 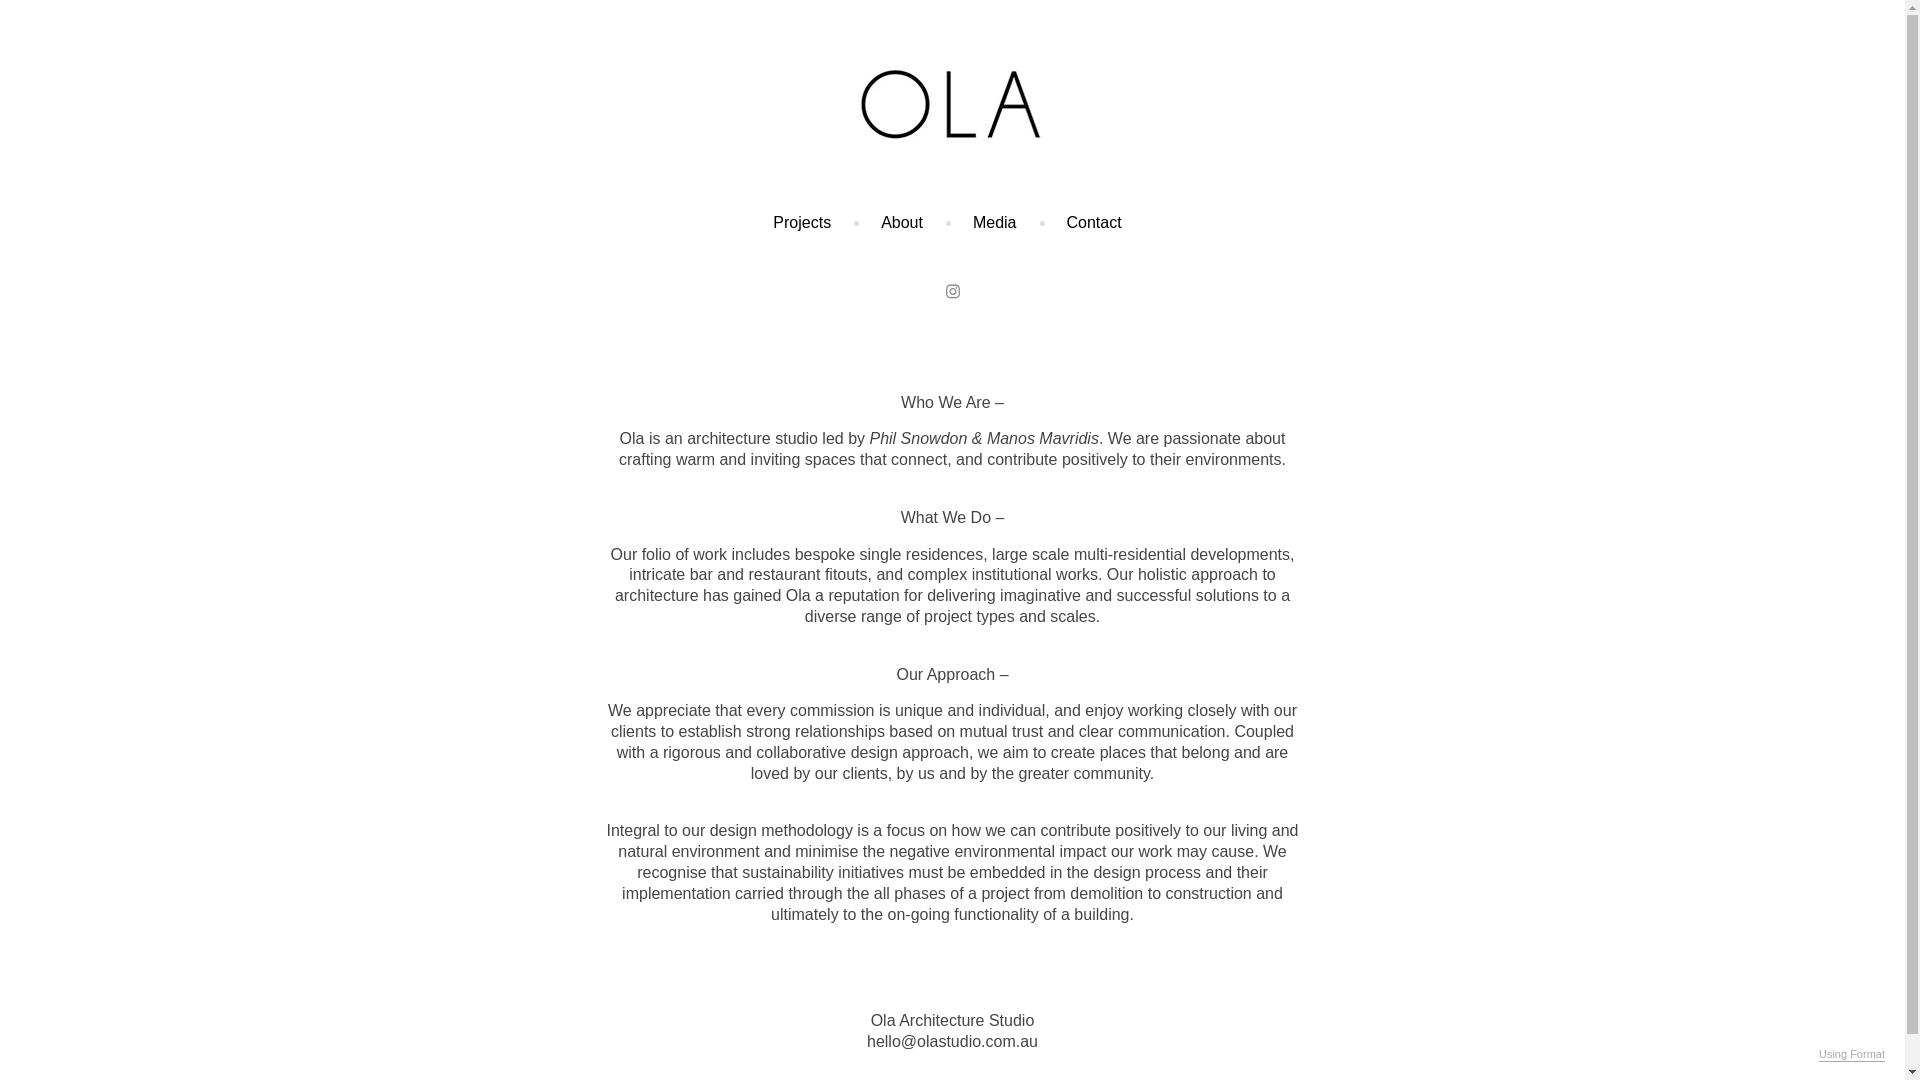 I want to click on 'hello@olastudio.com.au', so click(x=951, y=1040).